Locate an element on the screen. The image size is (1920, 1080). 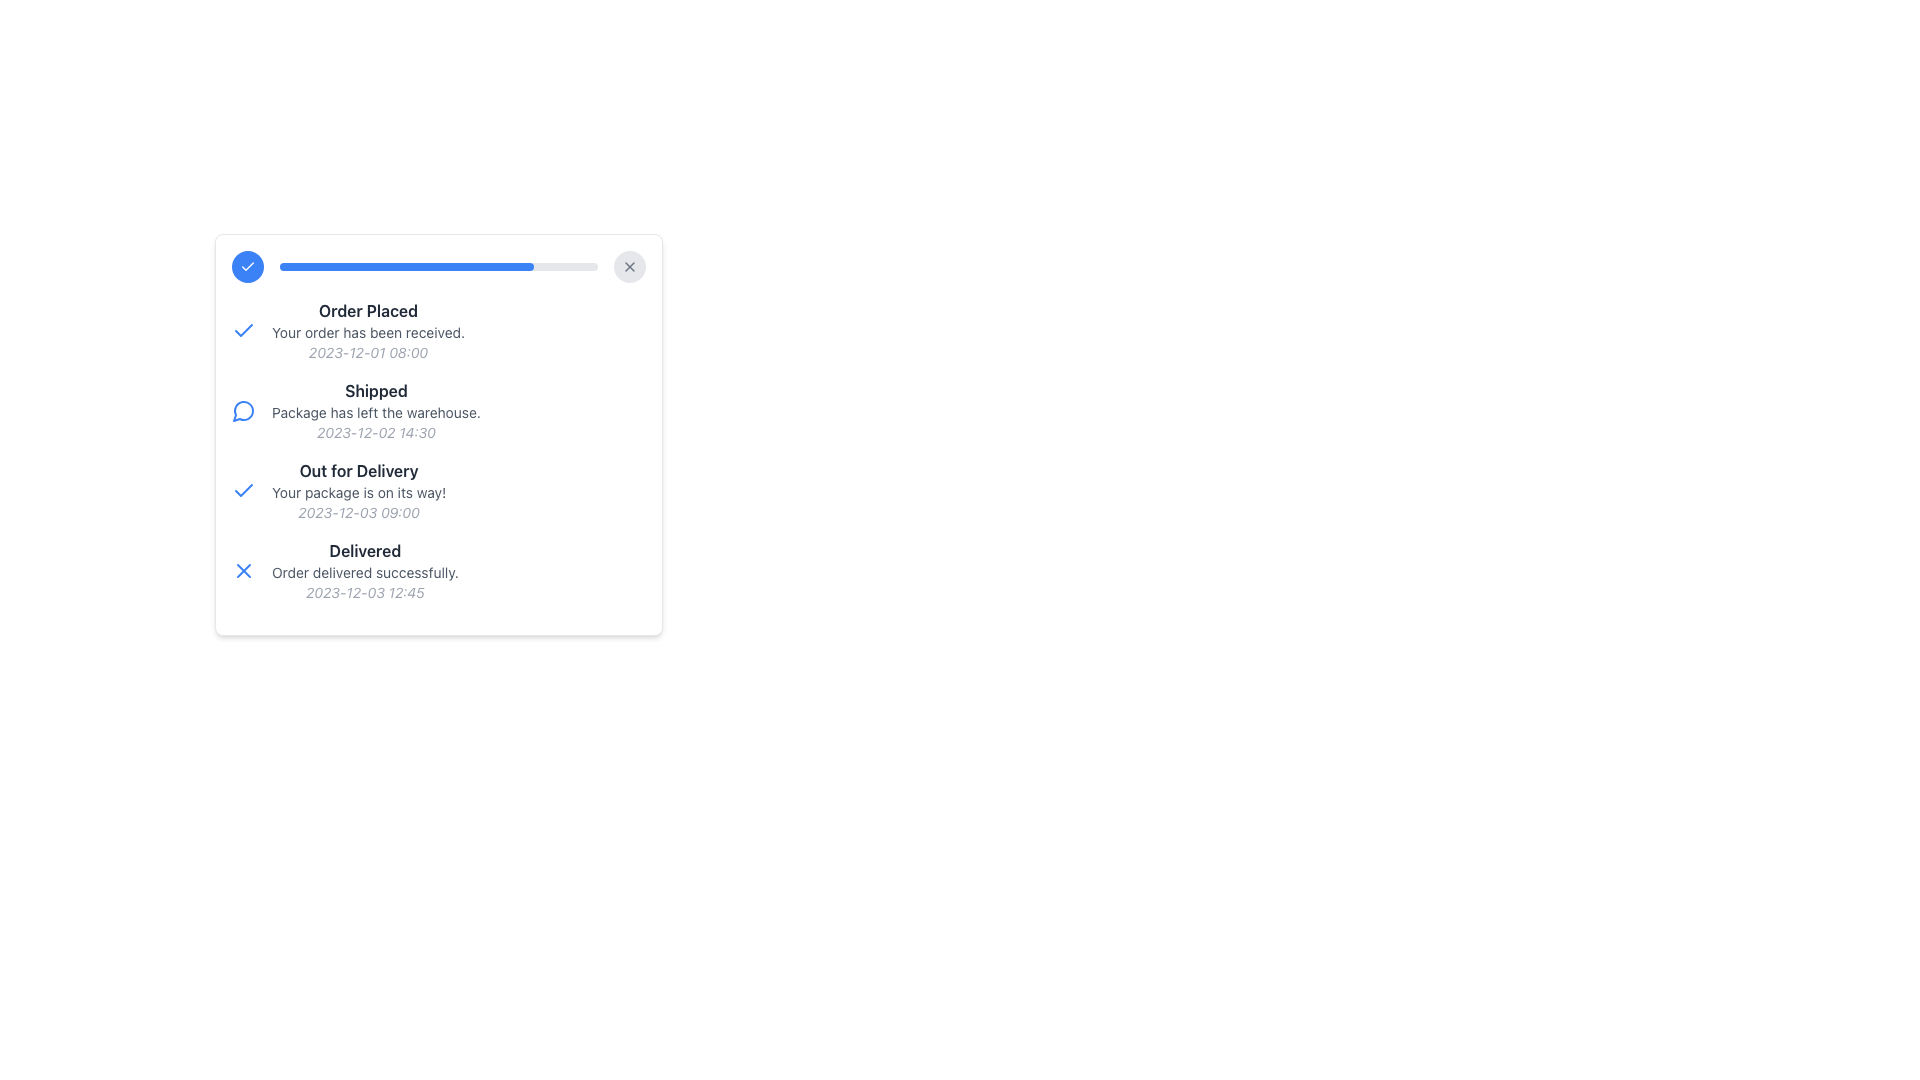
the status indicator element that informs the user their order has been placed, which includes a heading, subheading, and timestamp, positioned below a blue progress bar and to the right of a blue checkmark icon is located at coordinates (368, 330).